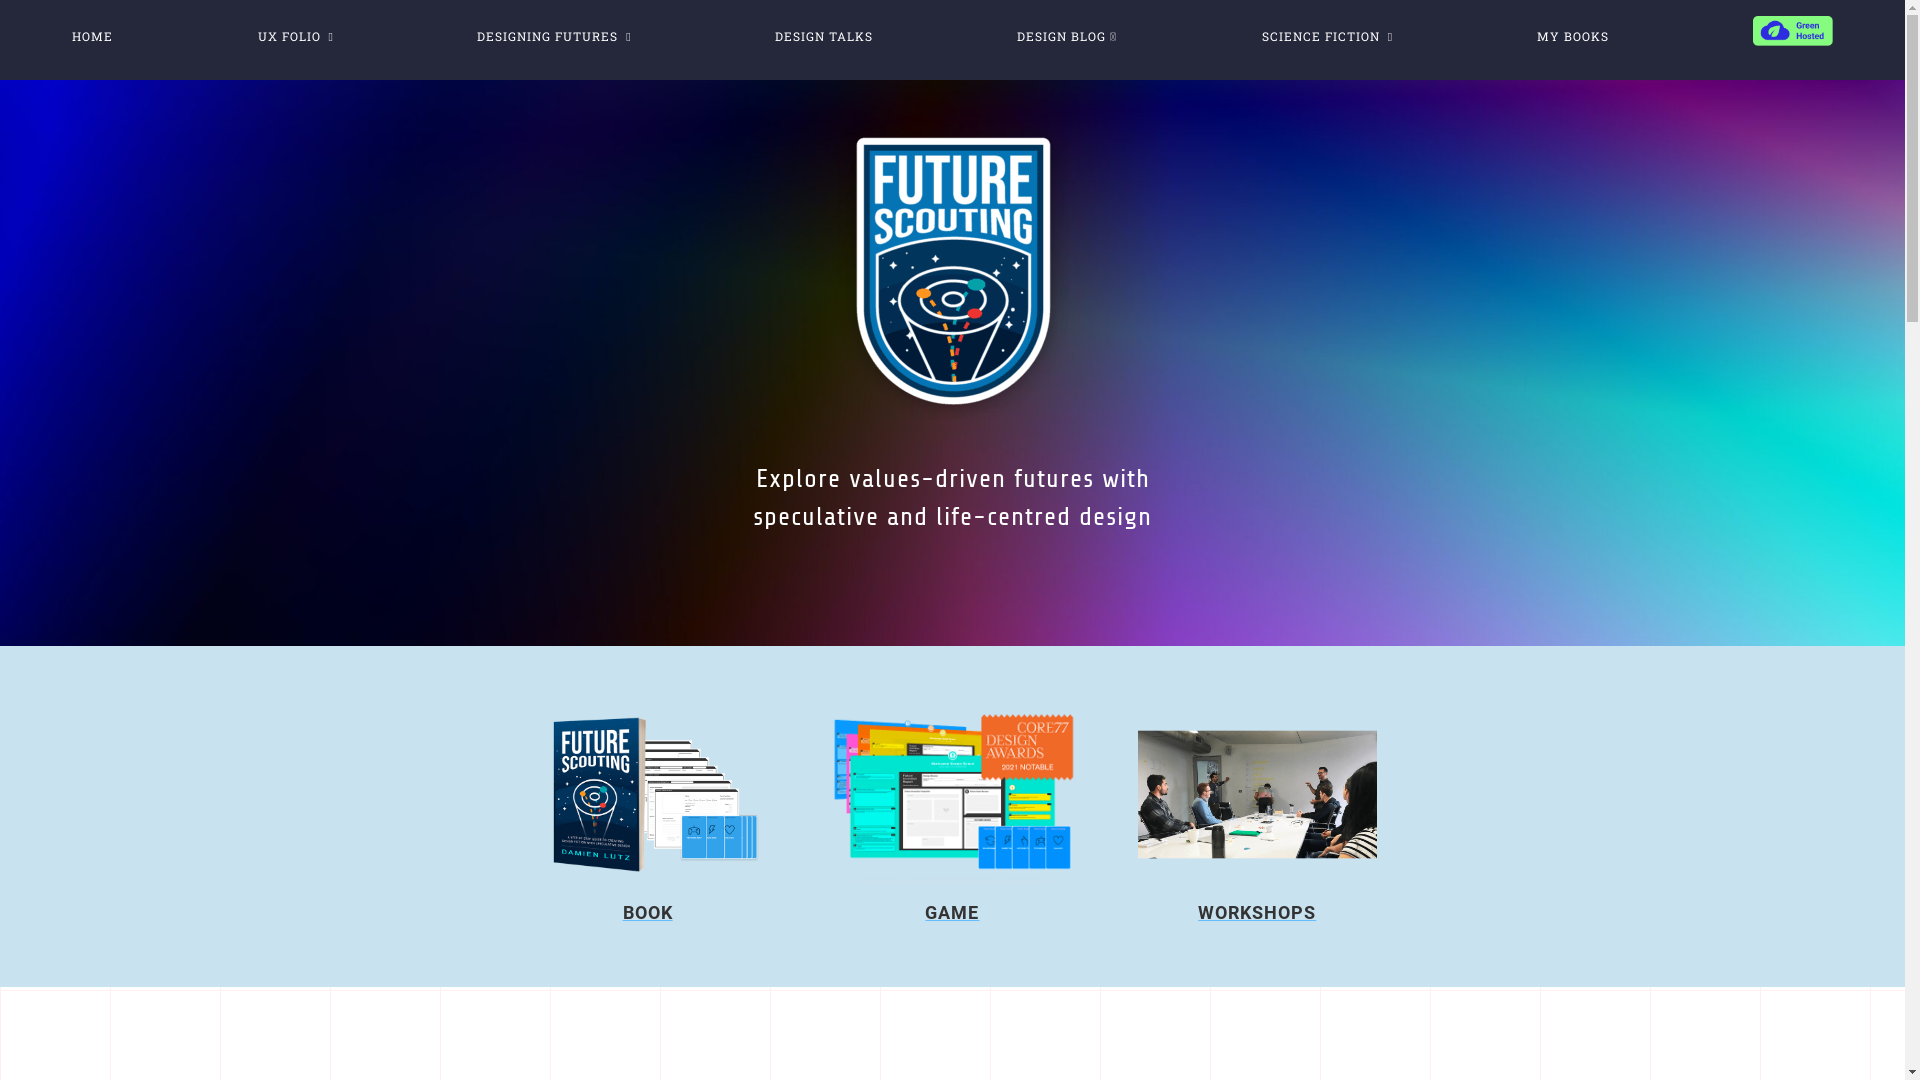 The height and width of the screenshot is (1080, 1920). Describe the element at coordinates (1256, 793) in the screenshot. I see `'workshop'` at that location.